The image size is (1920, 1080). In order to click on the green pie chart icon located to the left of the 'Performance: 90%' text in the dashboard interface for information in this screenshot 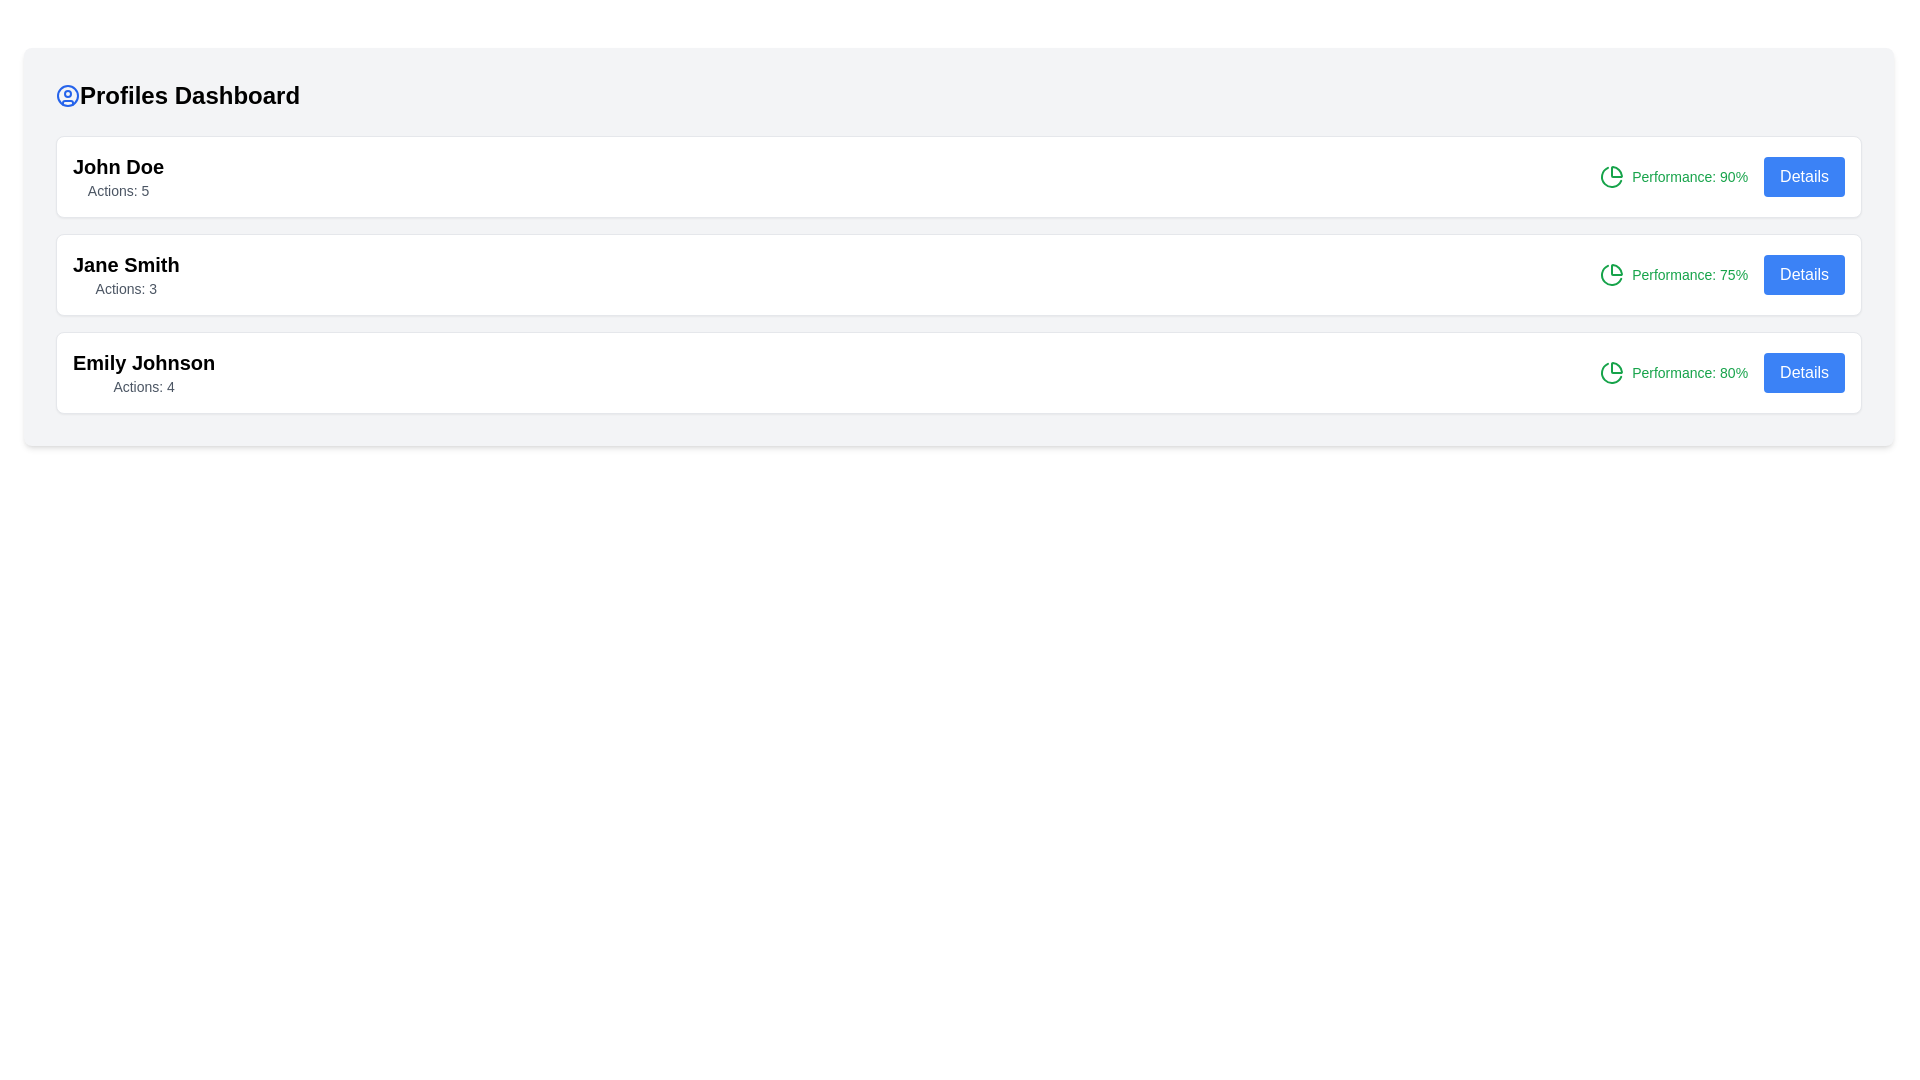, I will do `click(1612, 176)`.